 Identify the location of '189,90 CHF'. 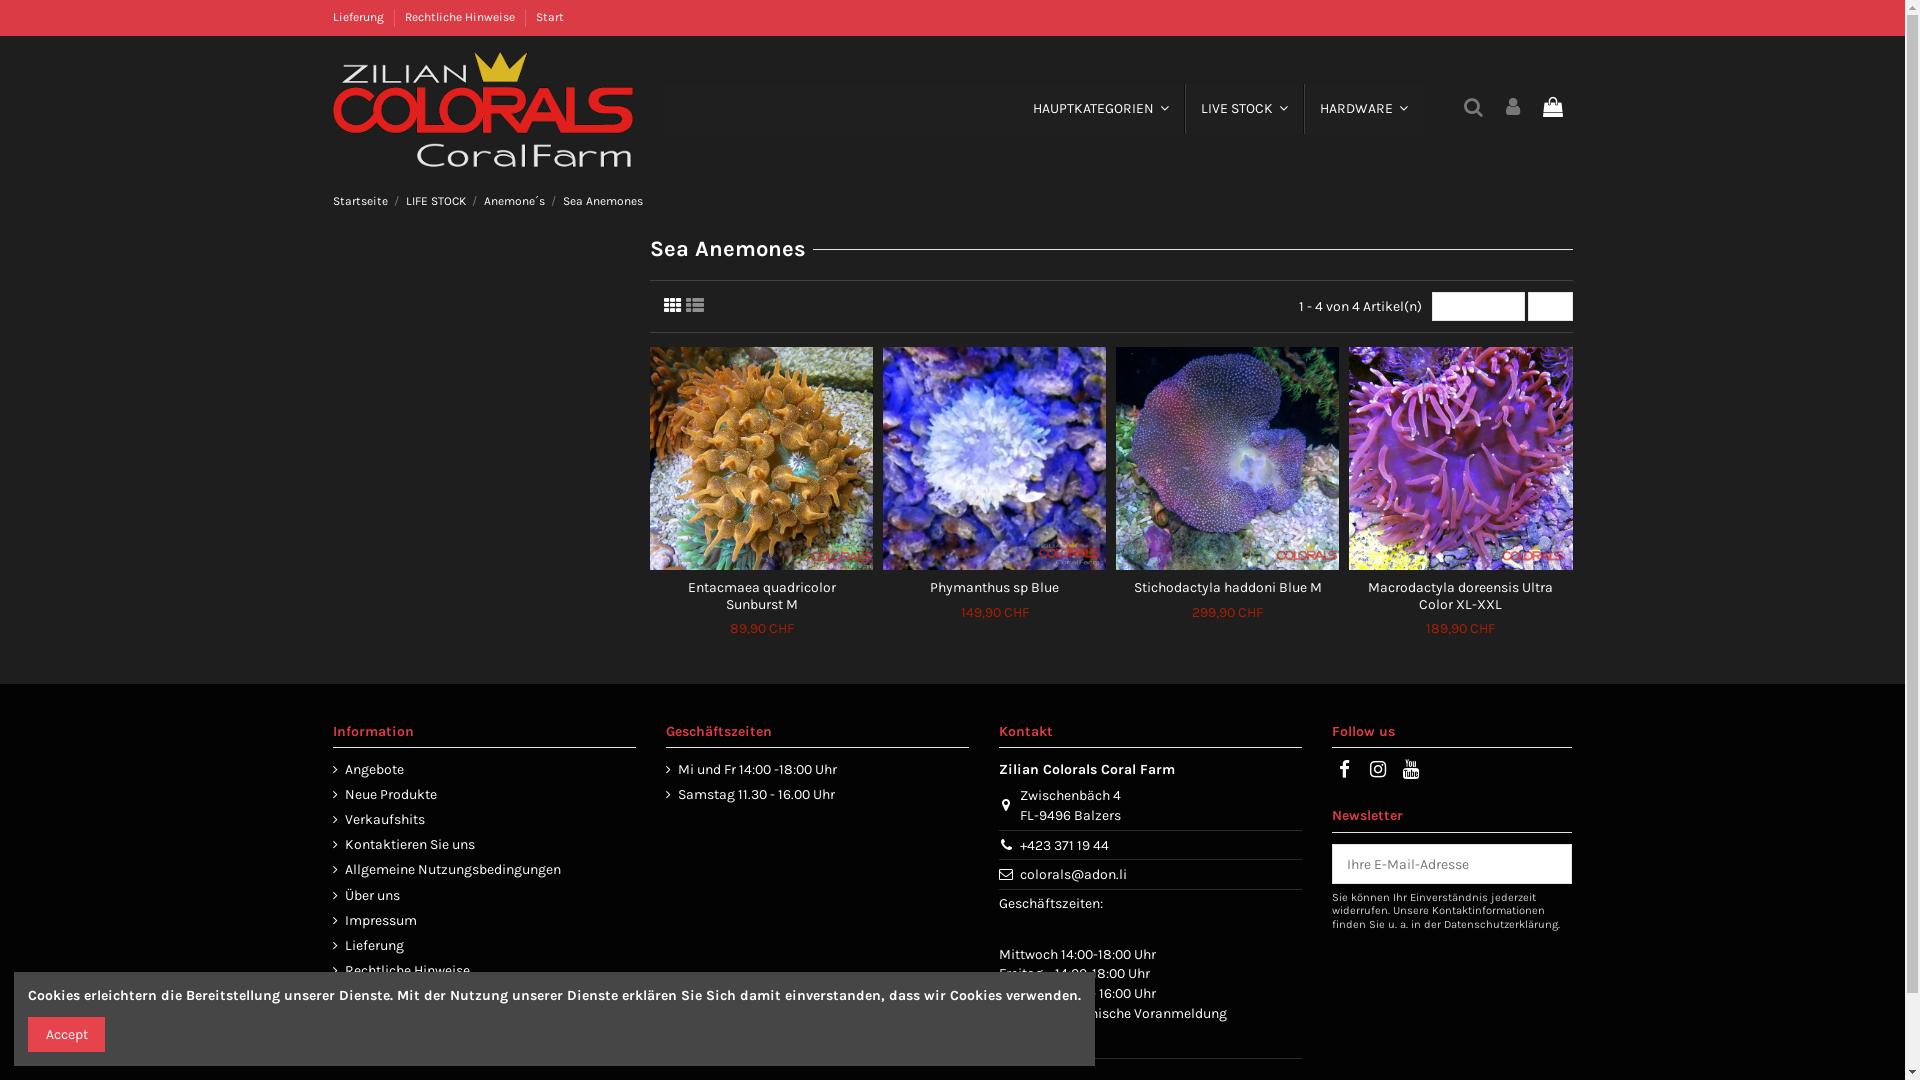
(1460, 627).